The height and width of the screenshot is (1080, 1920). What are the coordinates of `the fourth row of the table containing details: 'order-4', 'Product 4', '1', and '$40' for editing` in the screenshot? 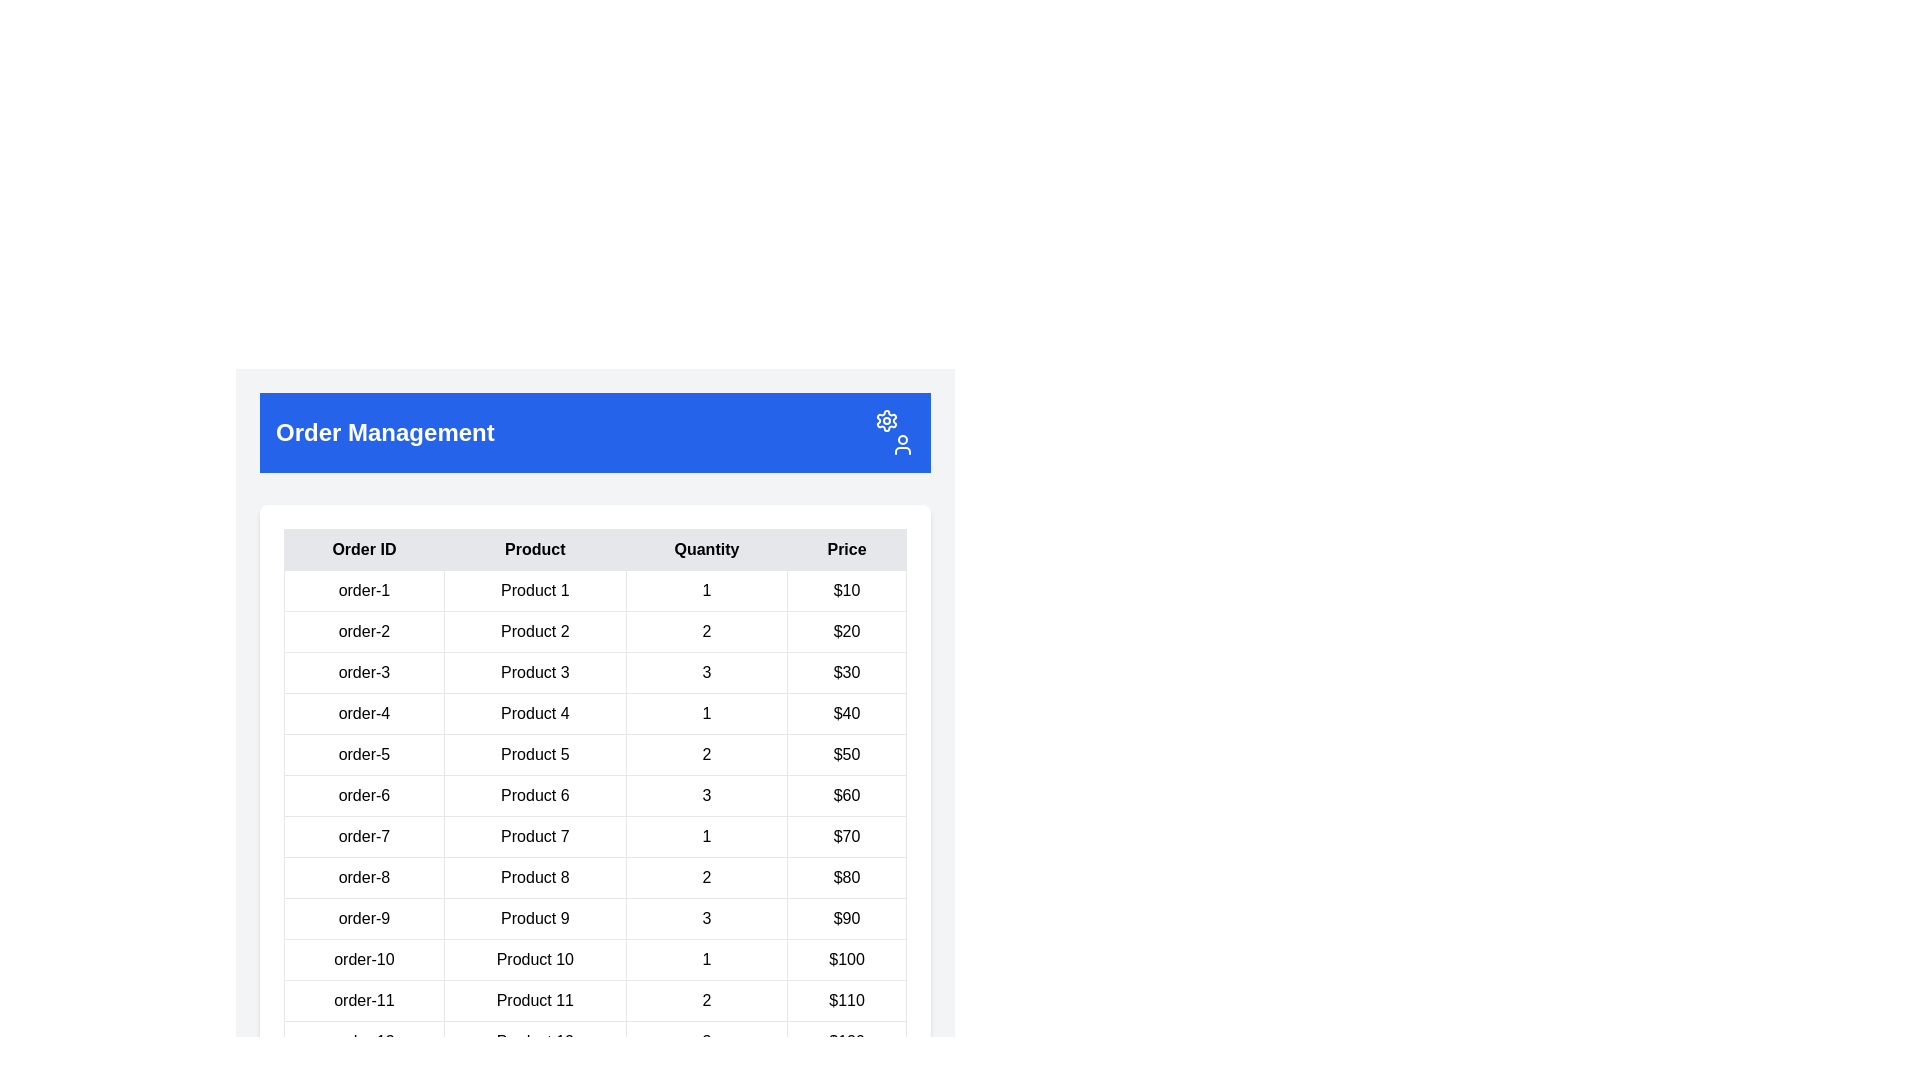 It's located at (594, 712).